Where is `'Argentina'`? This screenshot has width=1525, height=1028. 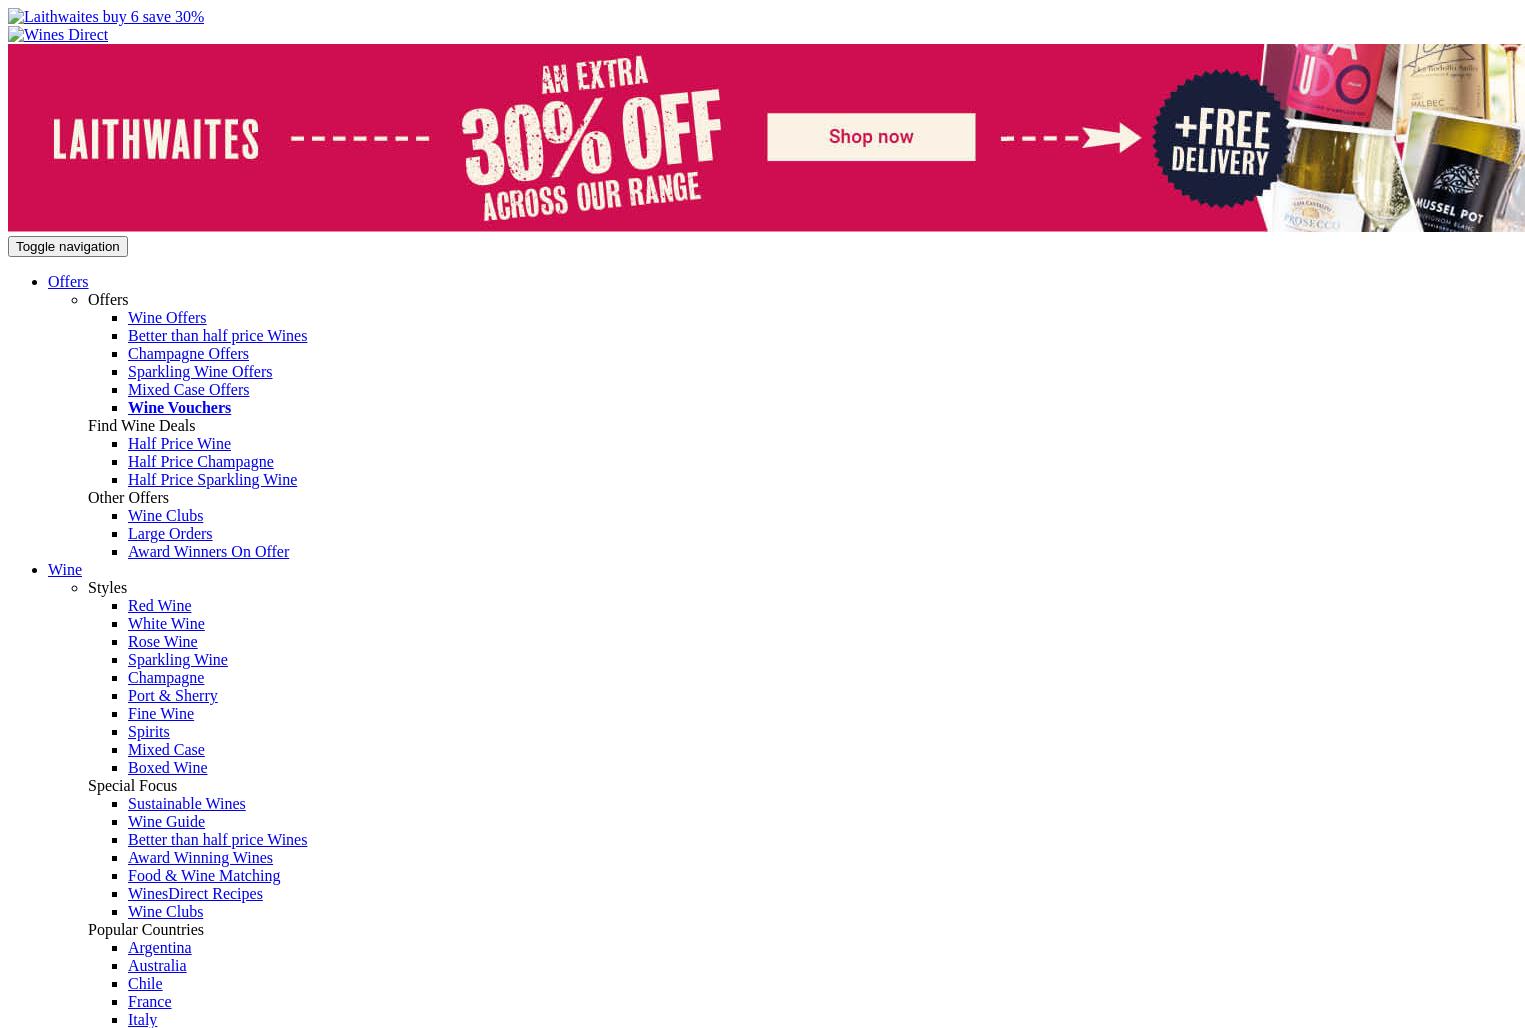
'Argentina' is located at coordinates (126, 947).